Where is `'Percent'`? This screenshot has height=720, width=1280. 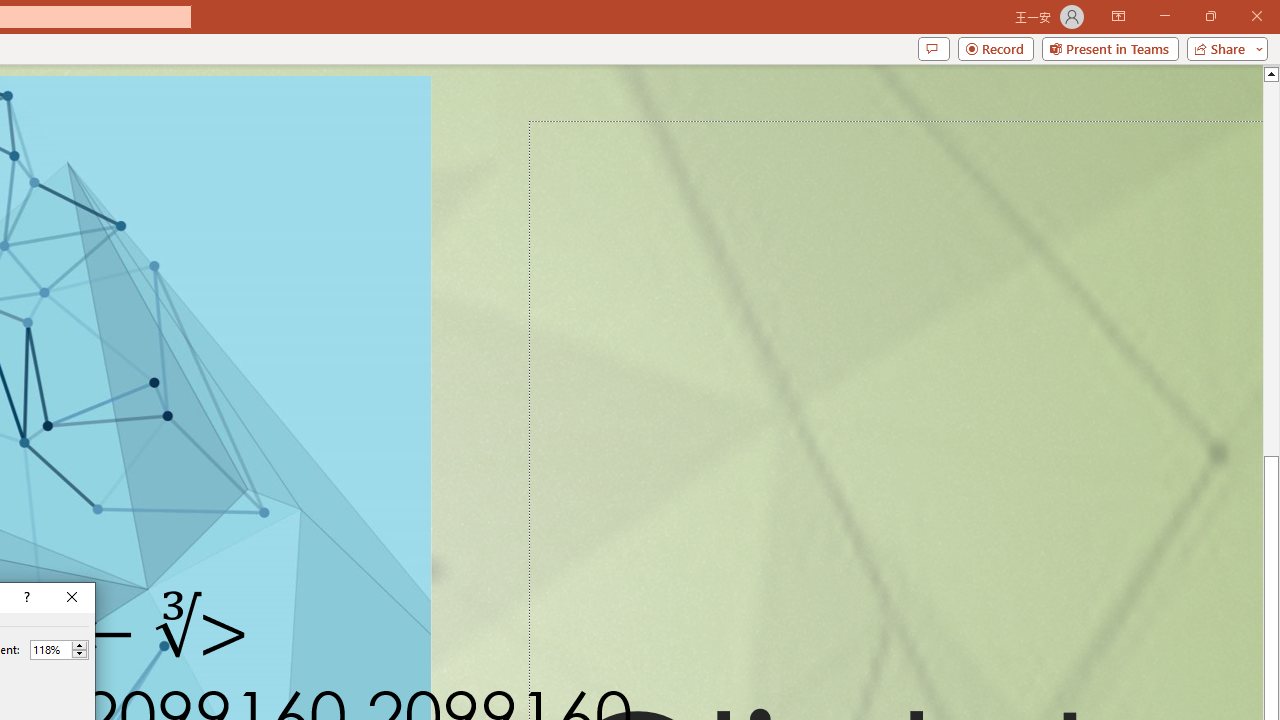 'Percent' is located at coordinates (50, 649).